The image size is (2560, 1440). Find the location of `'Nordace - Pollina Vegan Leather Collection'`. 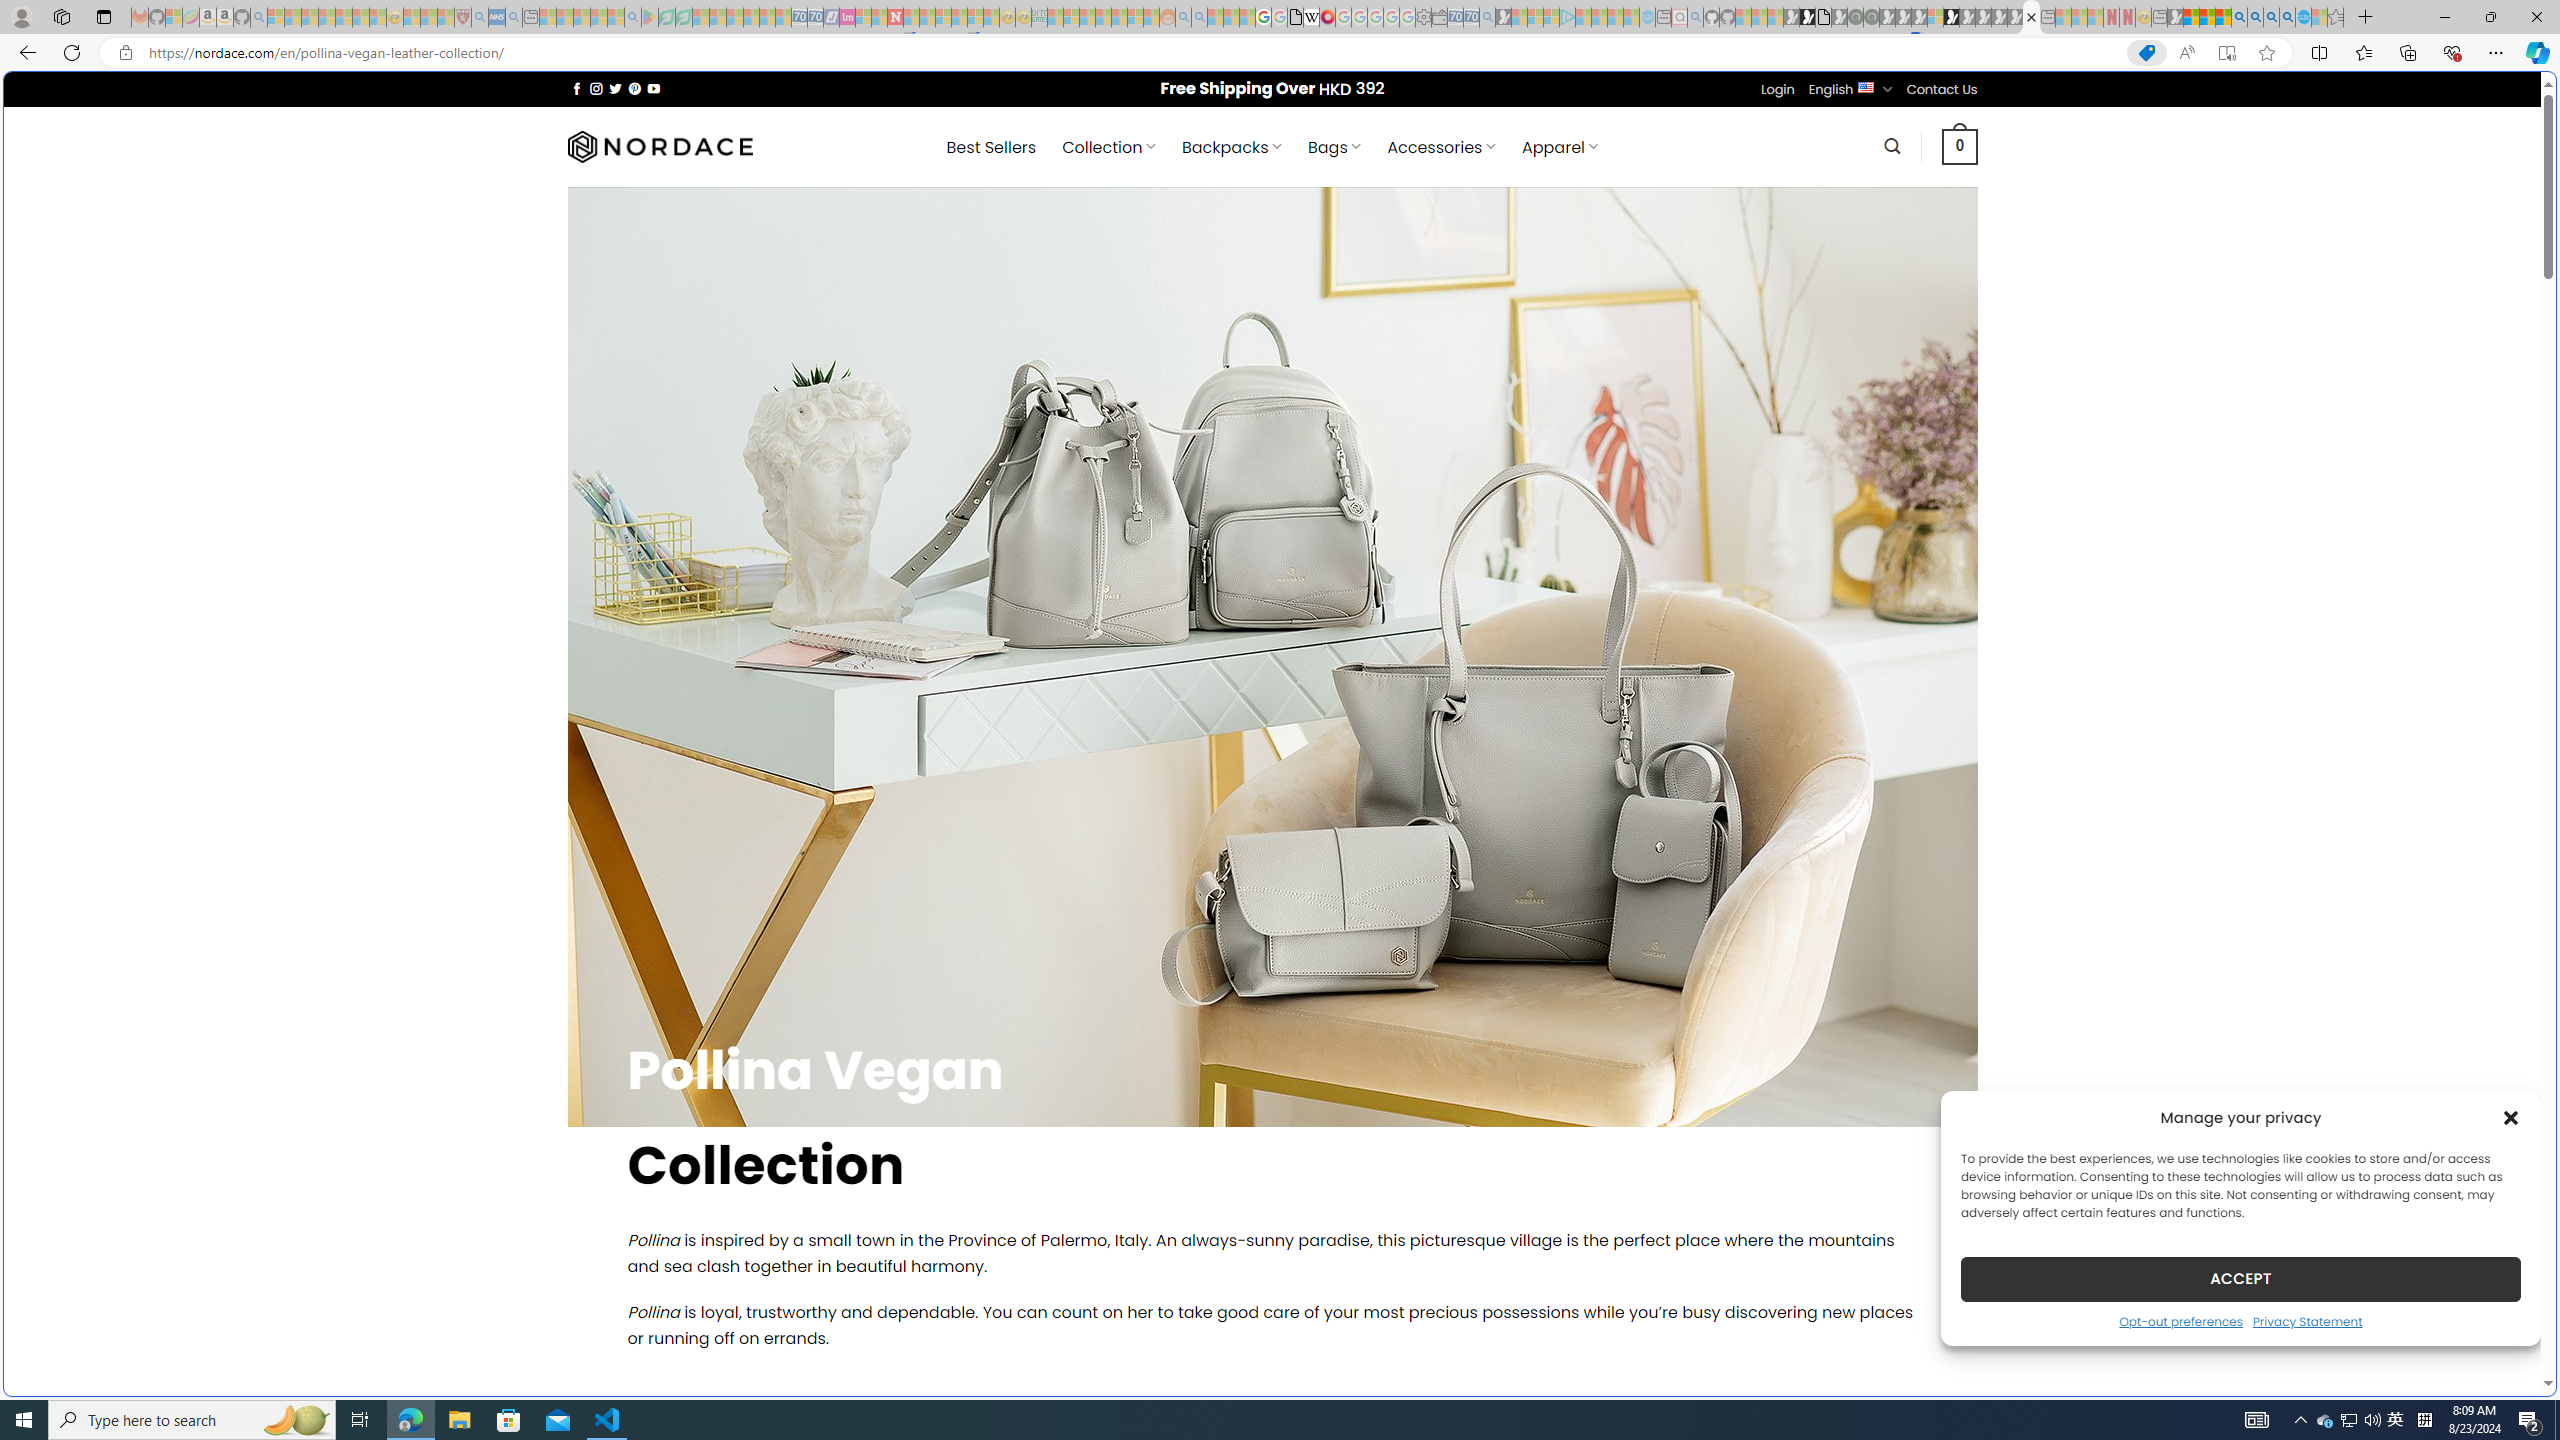

'Nordace - Pollina Vegan Leather Collection' is located at coordinates (2030, 16).